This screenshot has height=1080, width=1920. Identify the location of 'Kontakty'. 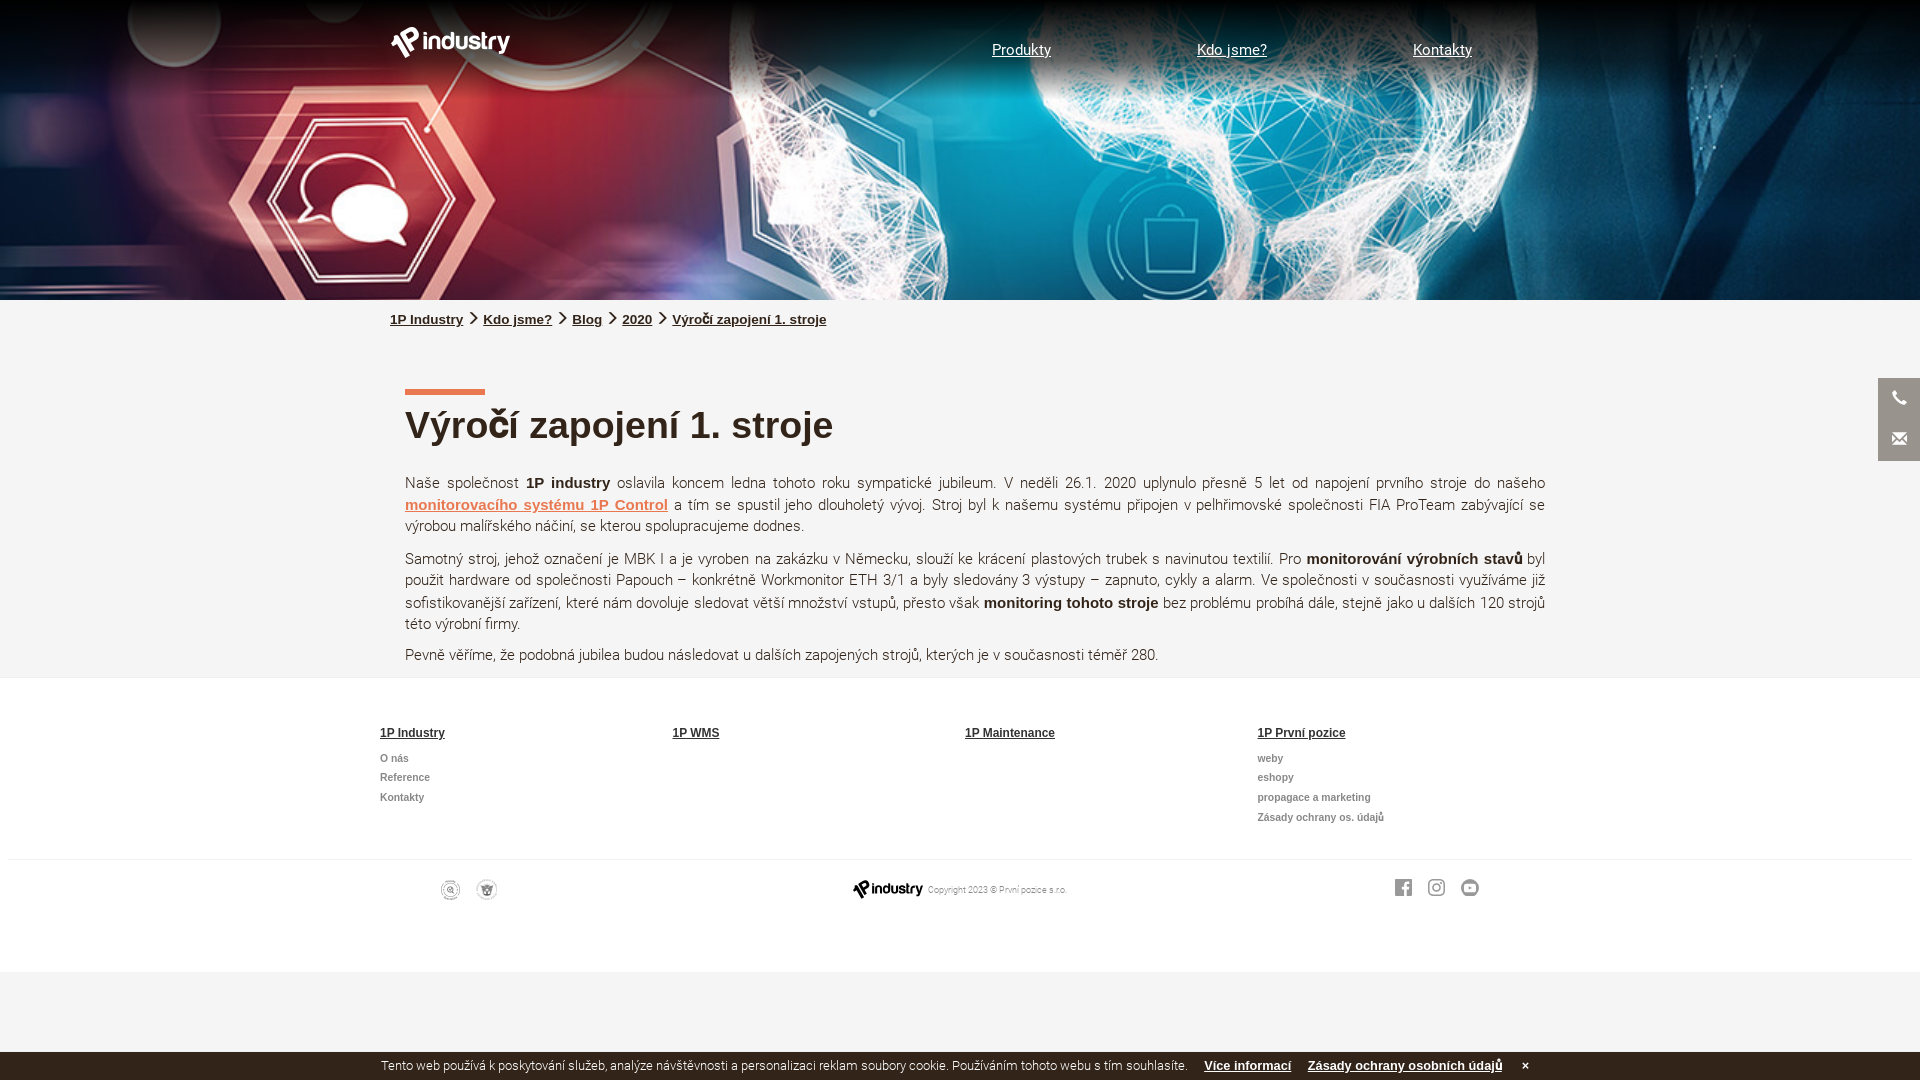
(1442, 49).